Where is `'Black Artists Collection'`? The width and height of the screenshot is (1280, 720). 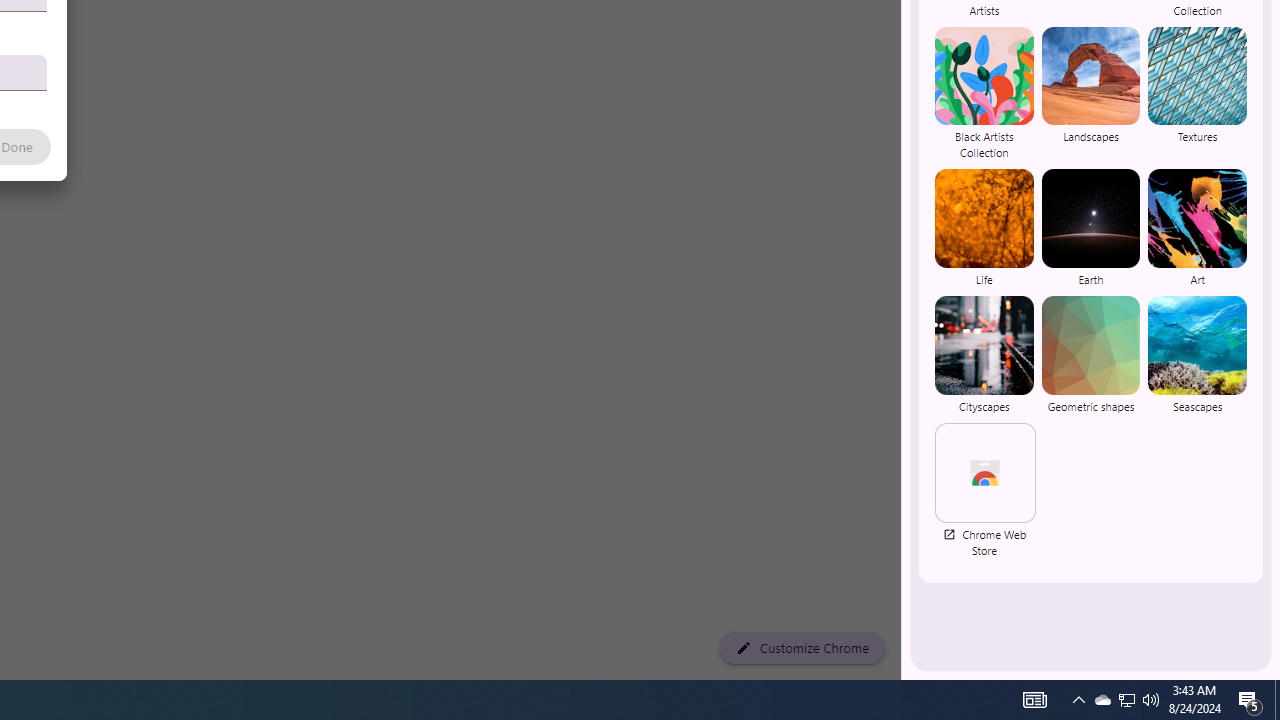
'Black Artists Collection' is located at coordinates (984, 93).